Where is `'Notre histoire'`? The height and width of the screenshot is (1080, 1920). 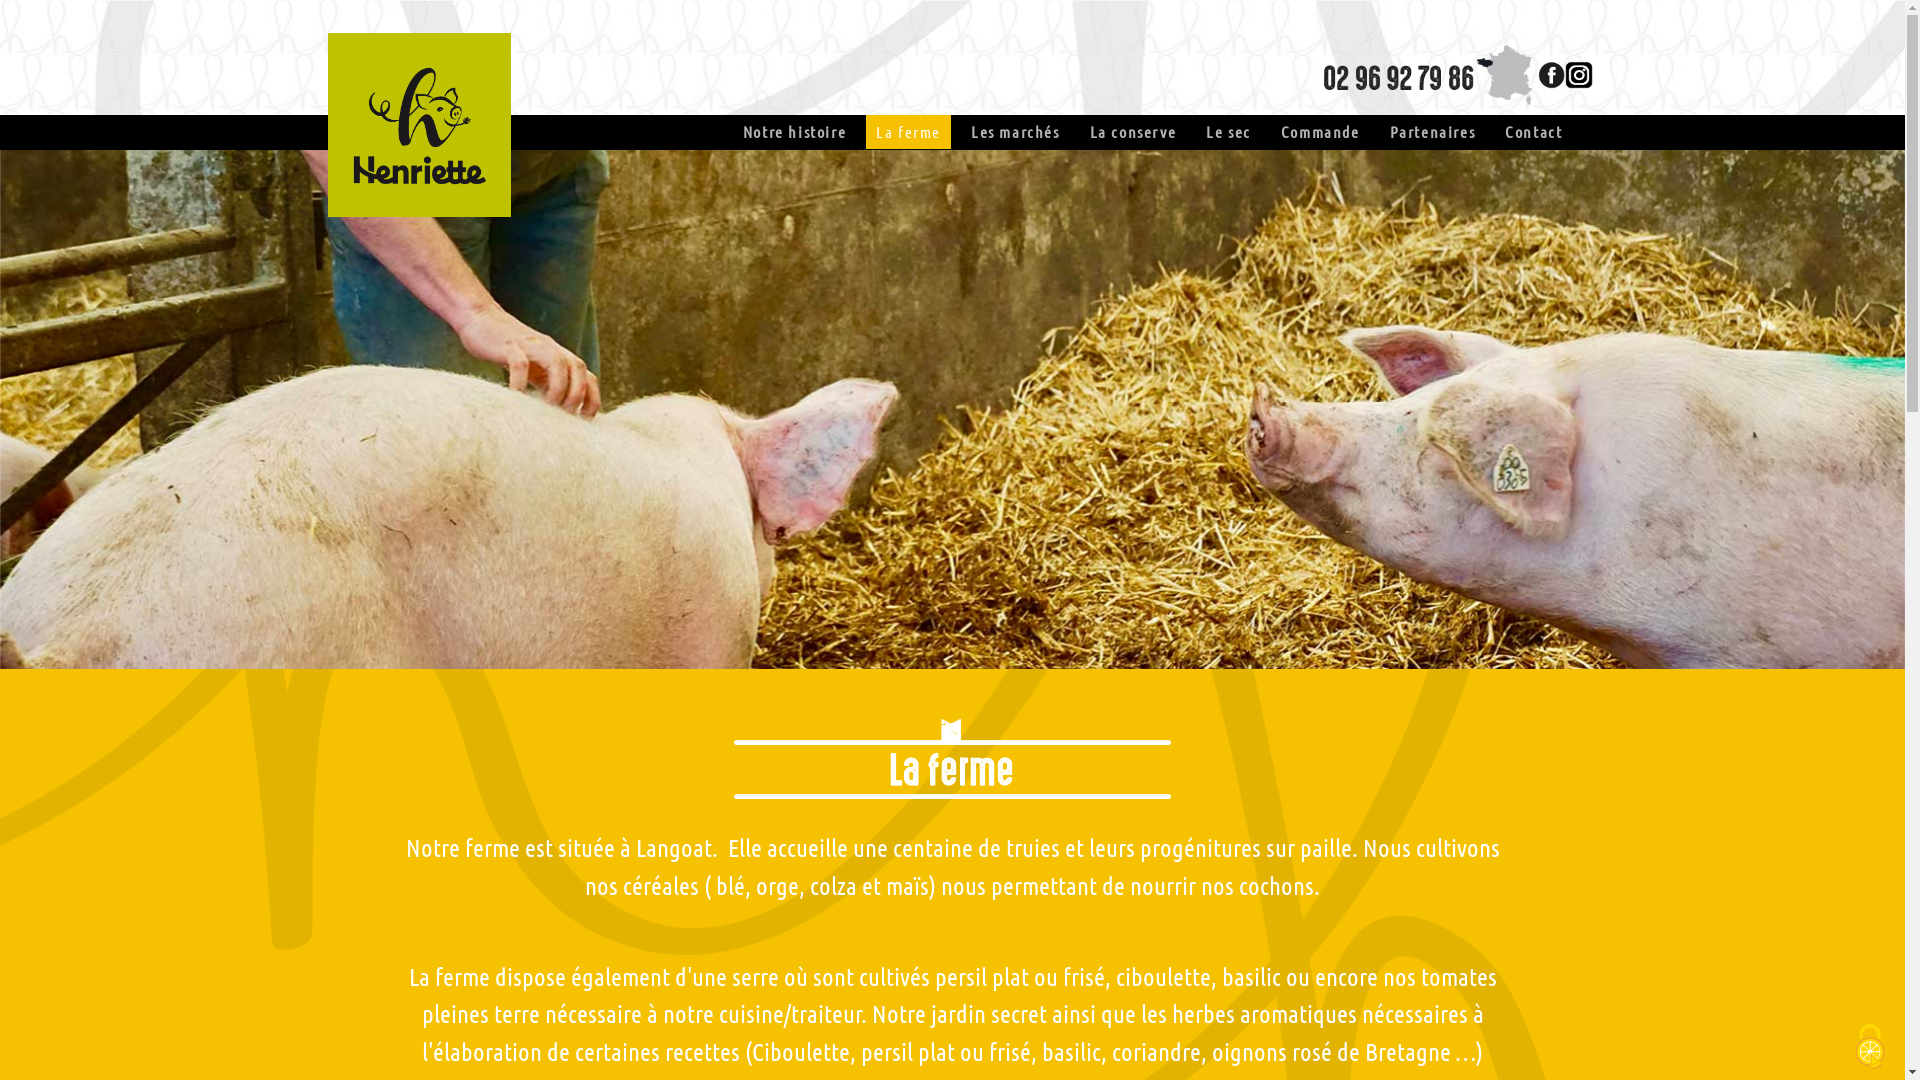 'Notre histoire' is located at coordinates (793, 131).